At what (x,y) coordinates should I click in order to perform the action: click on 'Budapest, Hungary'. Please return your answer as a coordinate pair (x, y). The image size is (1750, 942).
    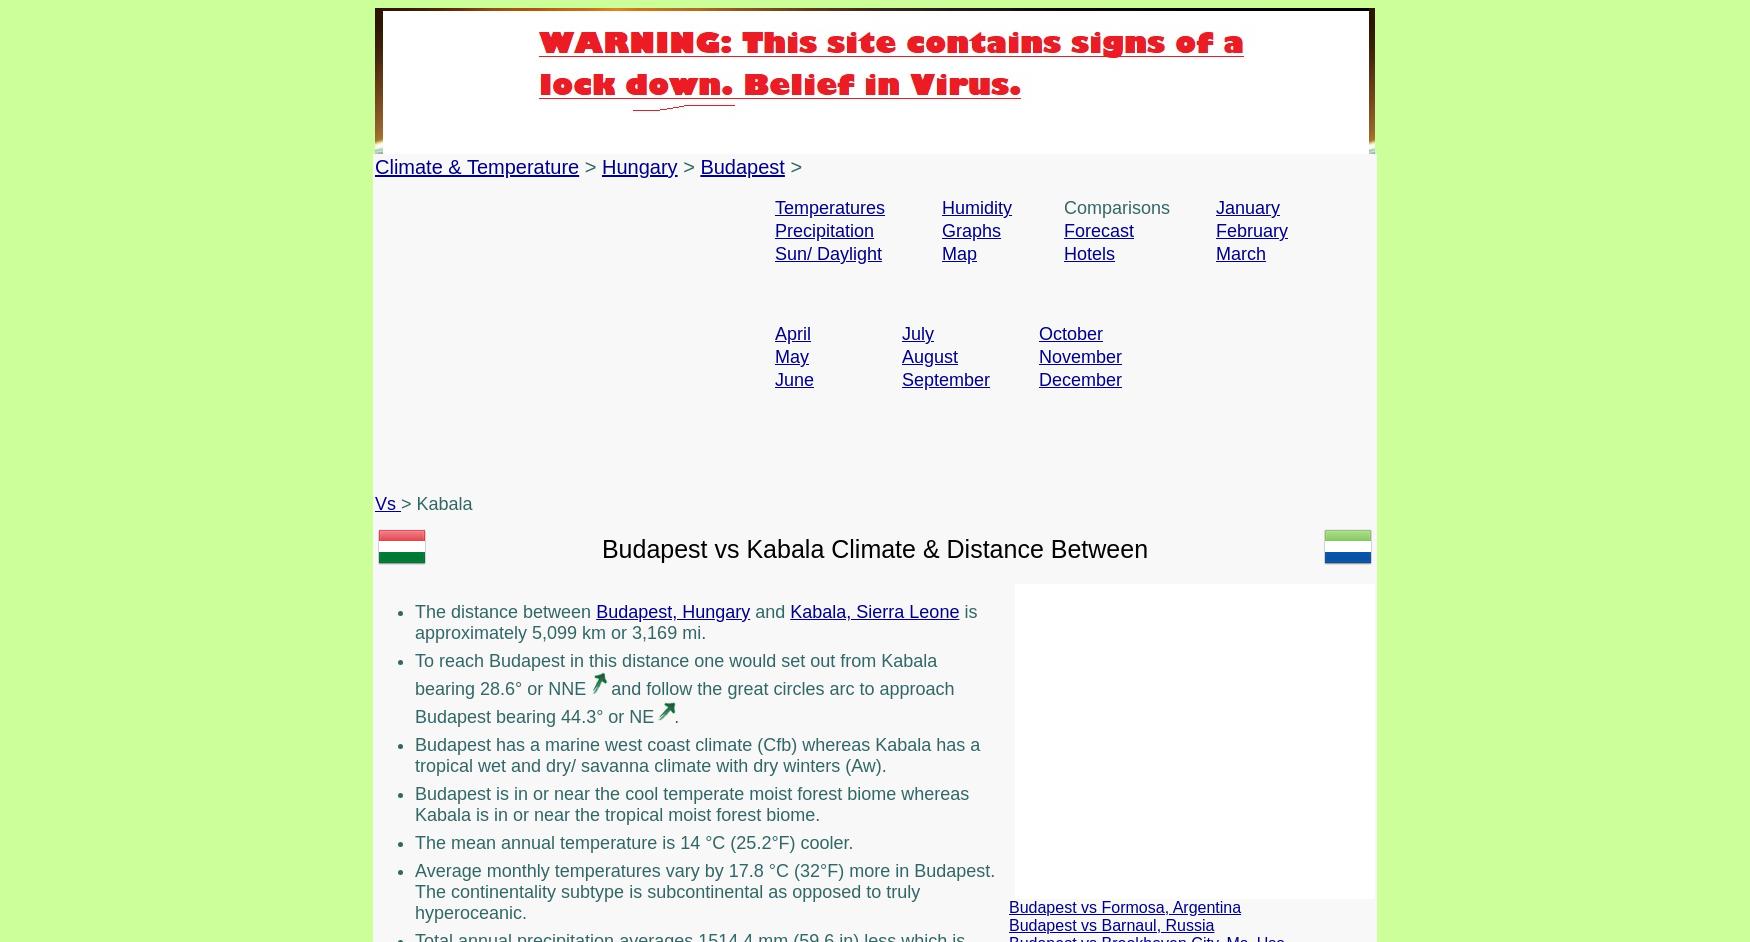
    Looking at the image, I should click on (672, 610).